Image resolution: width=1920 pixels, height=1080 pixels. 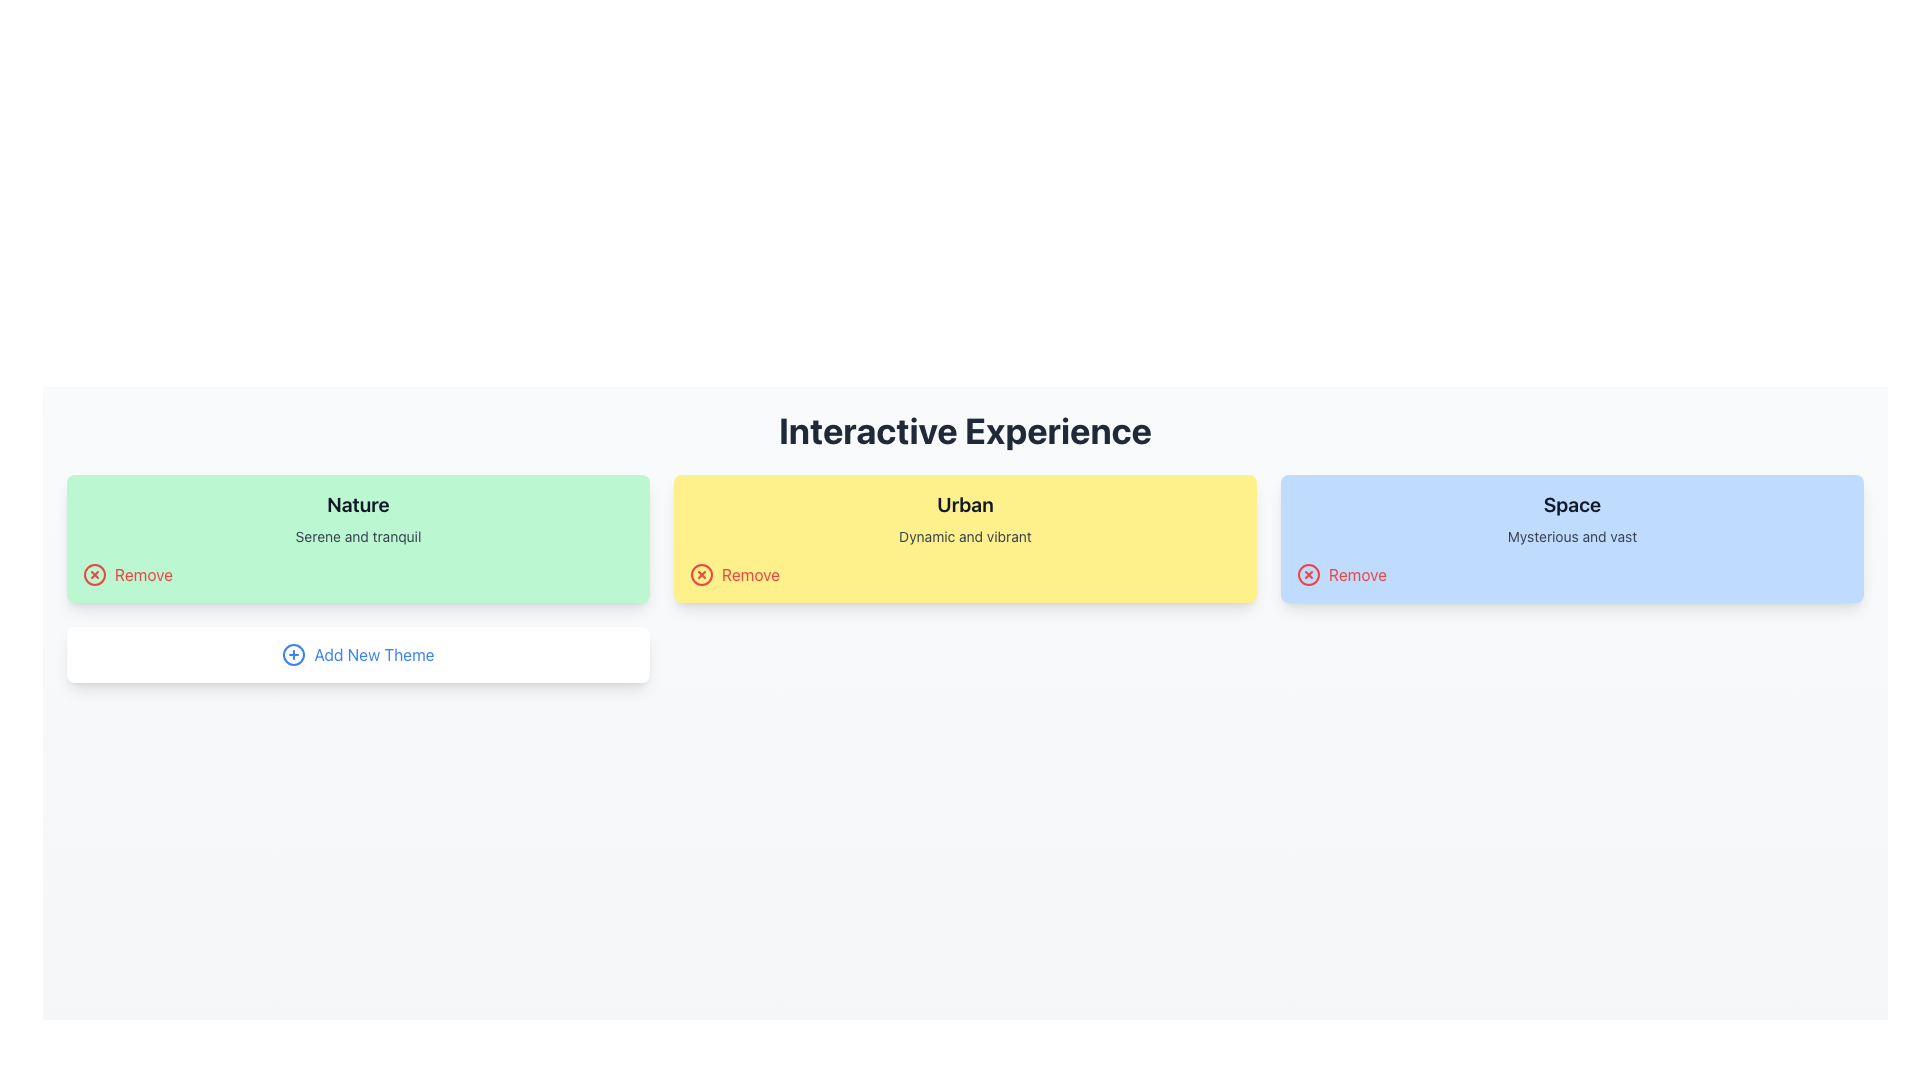 What do you see at coordinates (1342, 574) in the screenshot?
I see `the 'Remove' button with a red color and a white 'X' icon located in the bottom-right corner of the 'Space' card` at bounding box center [1342, 574].